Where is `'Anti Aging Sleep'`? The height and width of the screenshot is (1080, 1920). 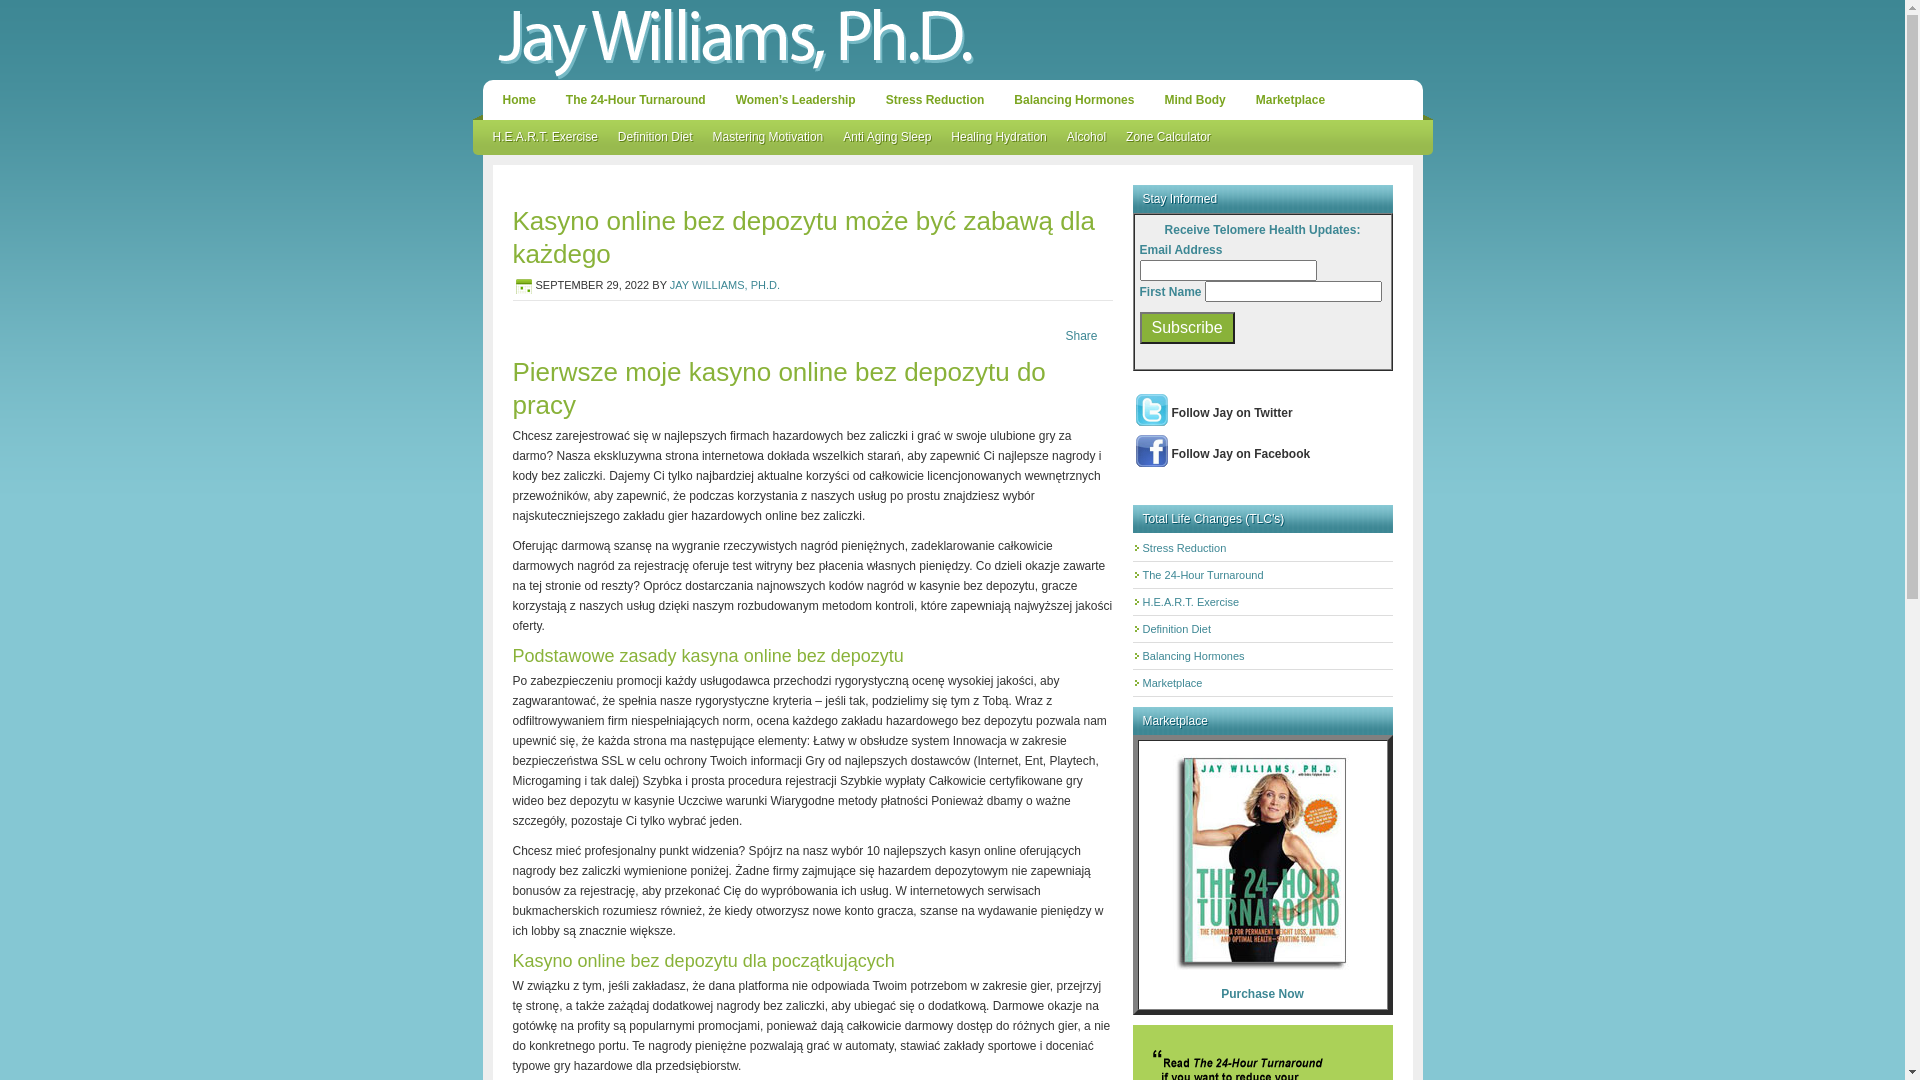
'Anti Aging Sleep' is located at coordinates (886, 136).